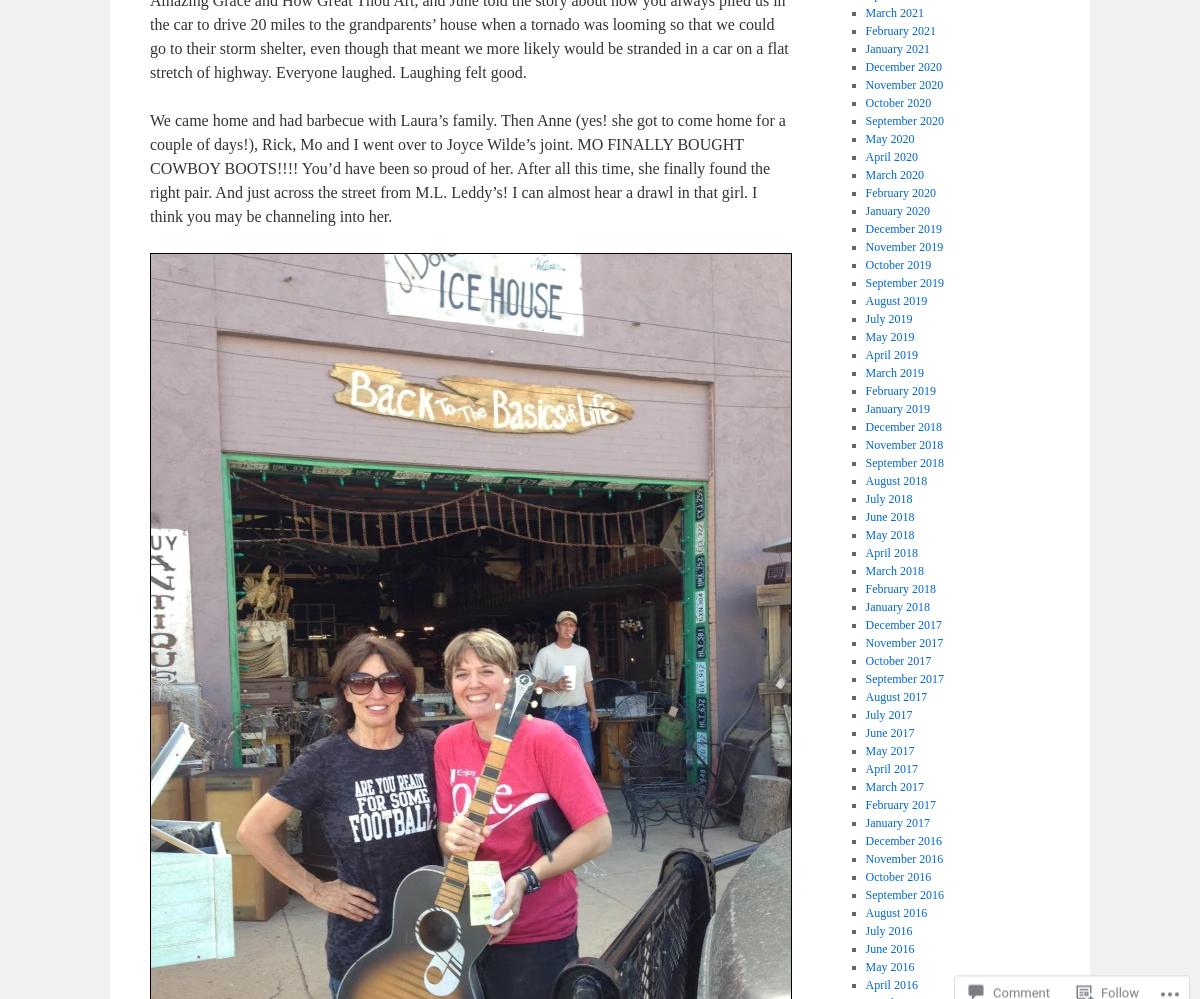 The height and width of the screenshot is (999, 1200). What do you see at coordinates (863, 481) in the screenshot?
I see `'August 2018'` at bounding box center [863, 481].